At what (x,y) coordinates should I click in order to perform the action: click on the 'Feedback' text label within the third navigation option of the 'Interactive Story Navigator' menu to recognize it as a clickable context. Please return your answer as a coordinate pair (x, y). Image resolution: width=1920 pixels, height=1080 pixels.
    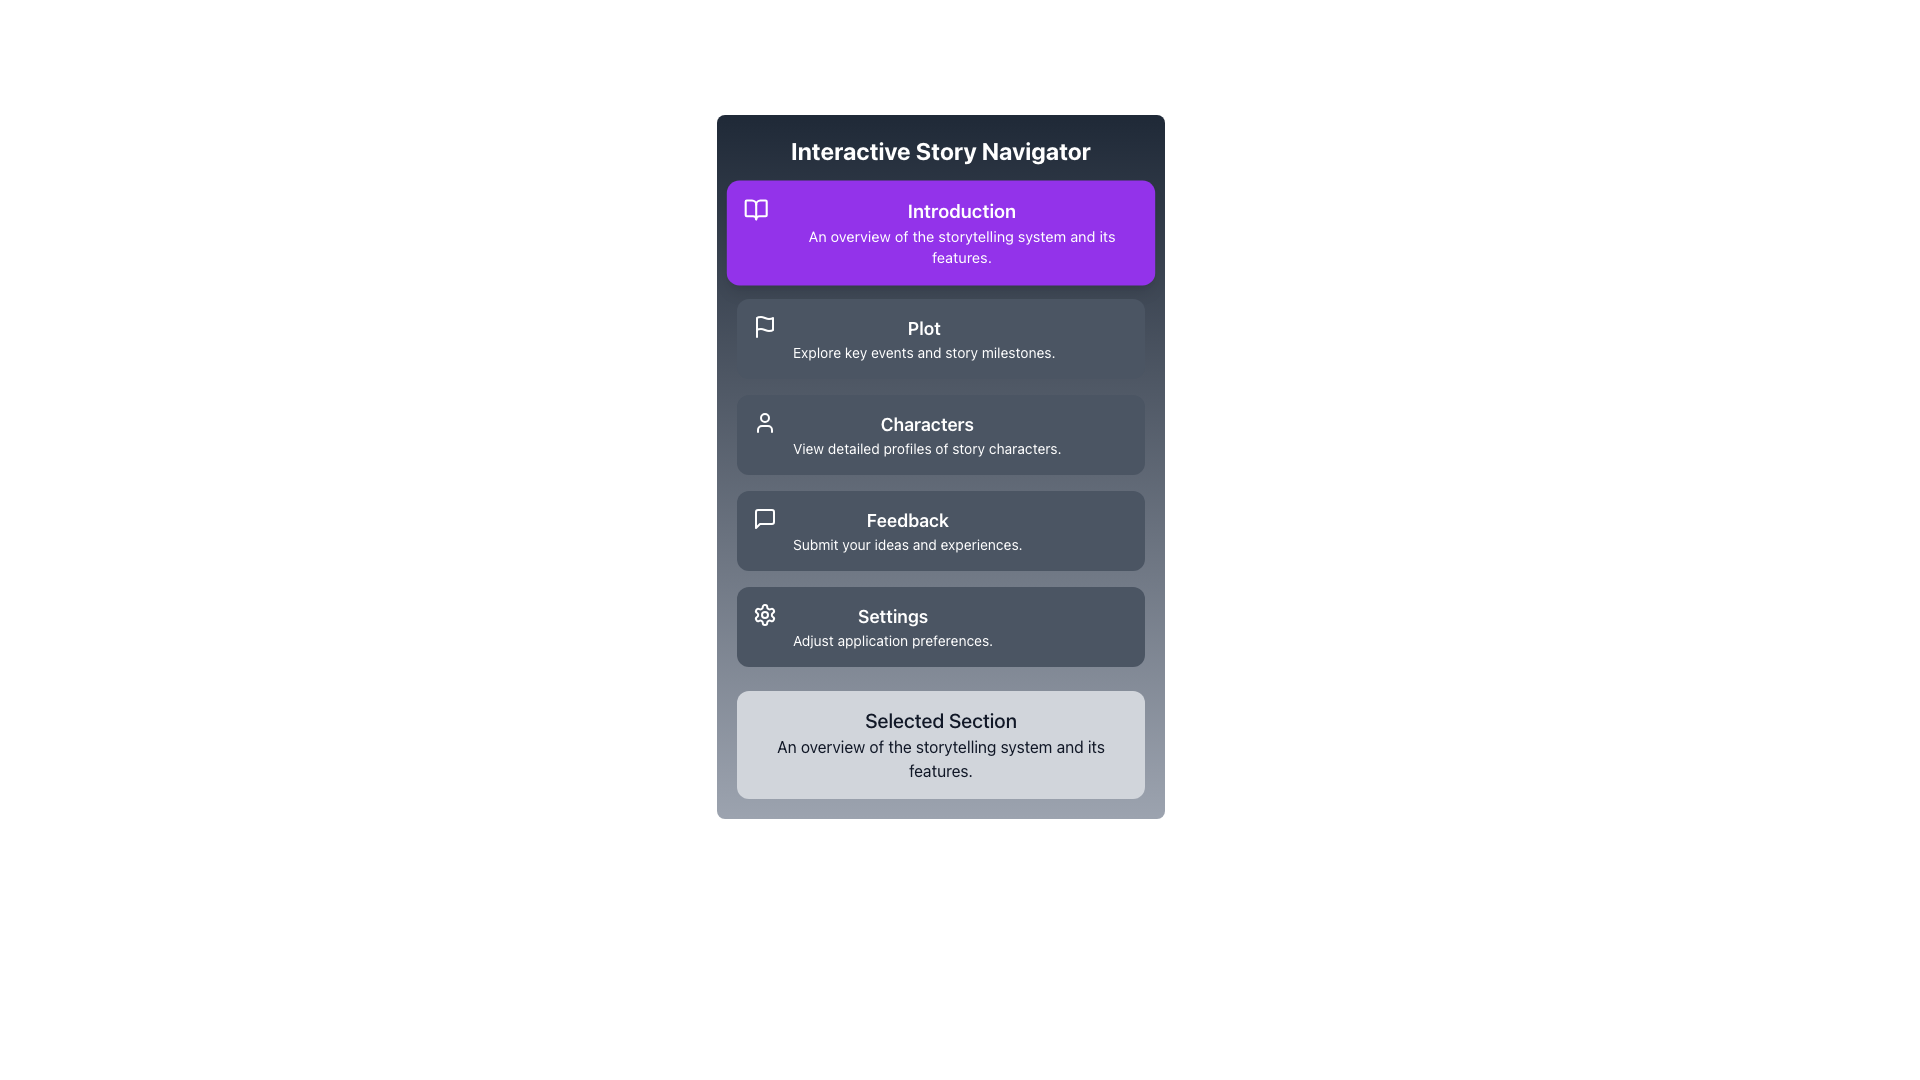
    Looking at the image, I should click on (906, 530).